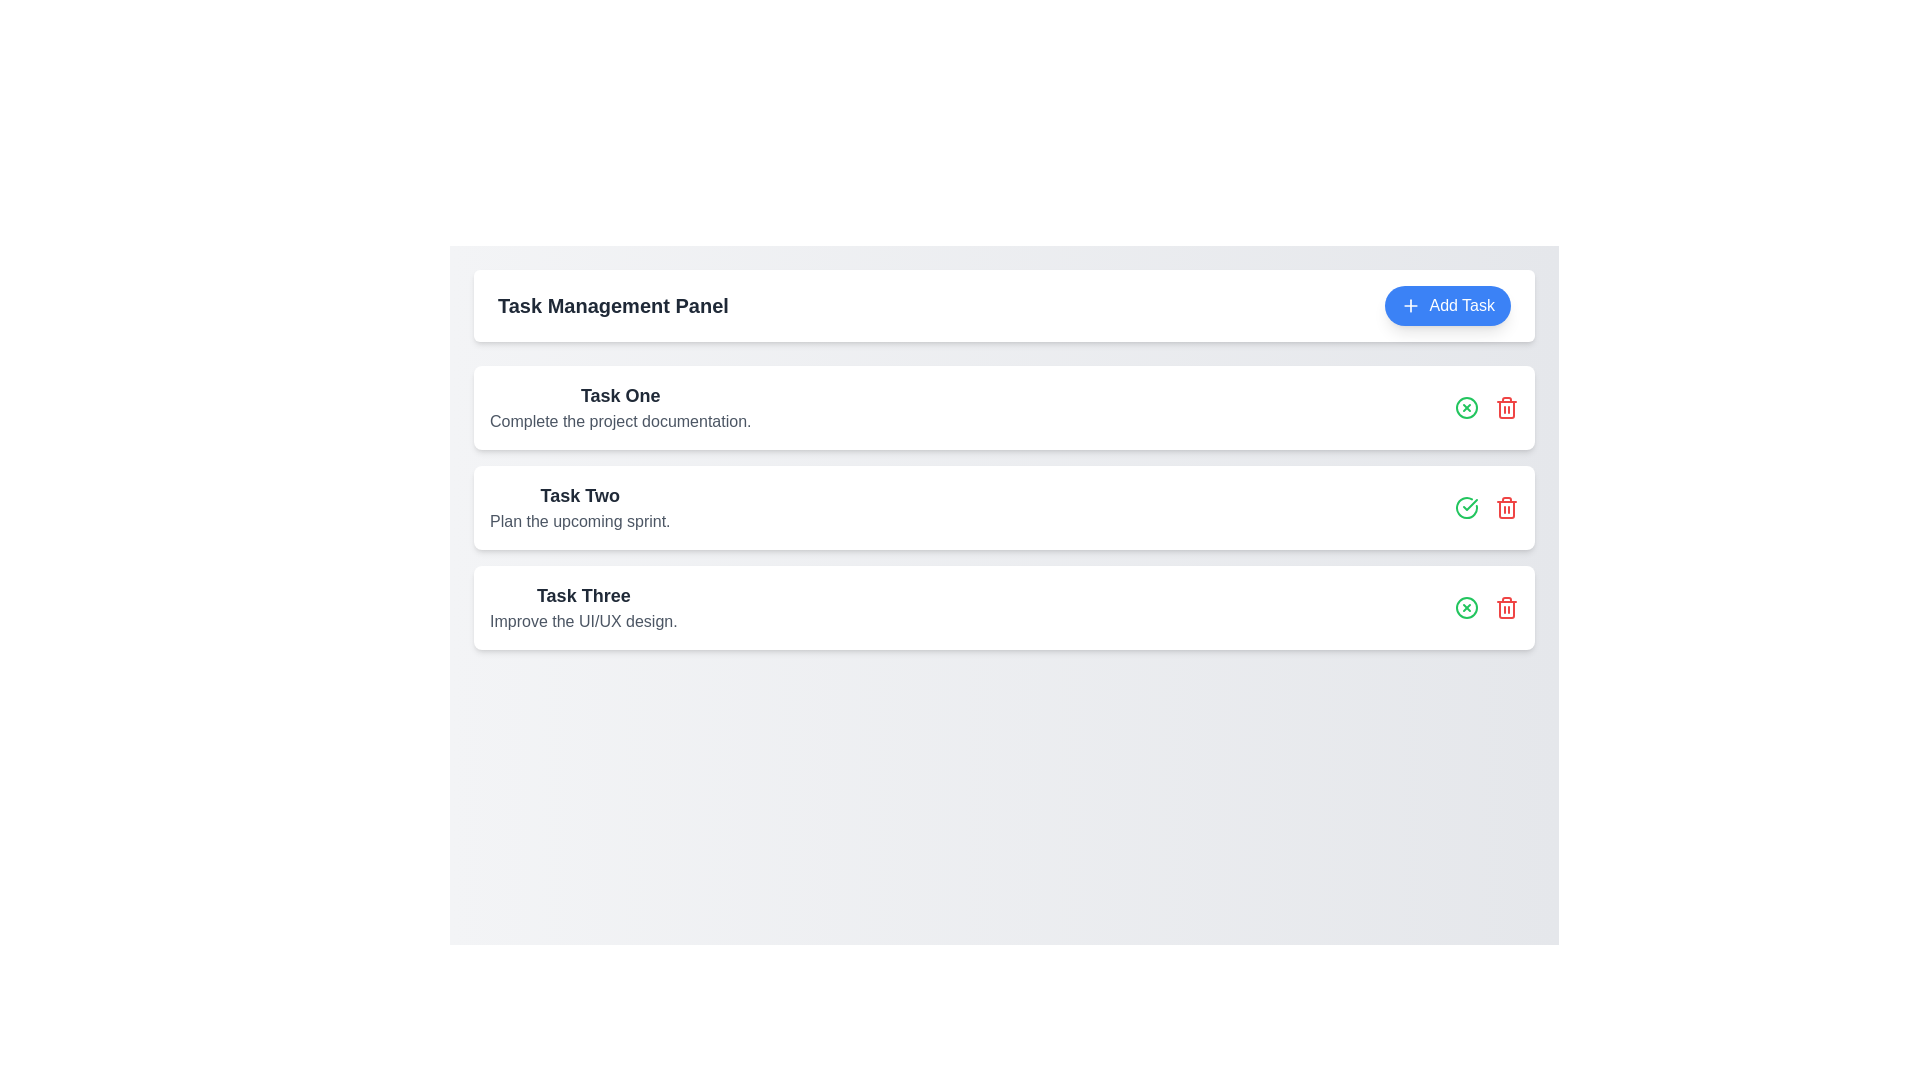  Describe the element at coordinates (612, 305) in the screenshot. I see `the 'Task Management Panel' text label, which serves as a header for the section to help users identify its purpose` at that location.